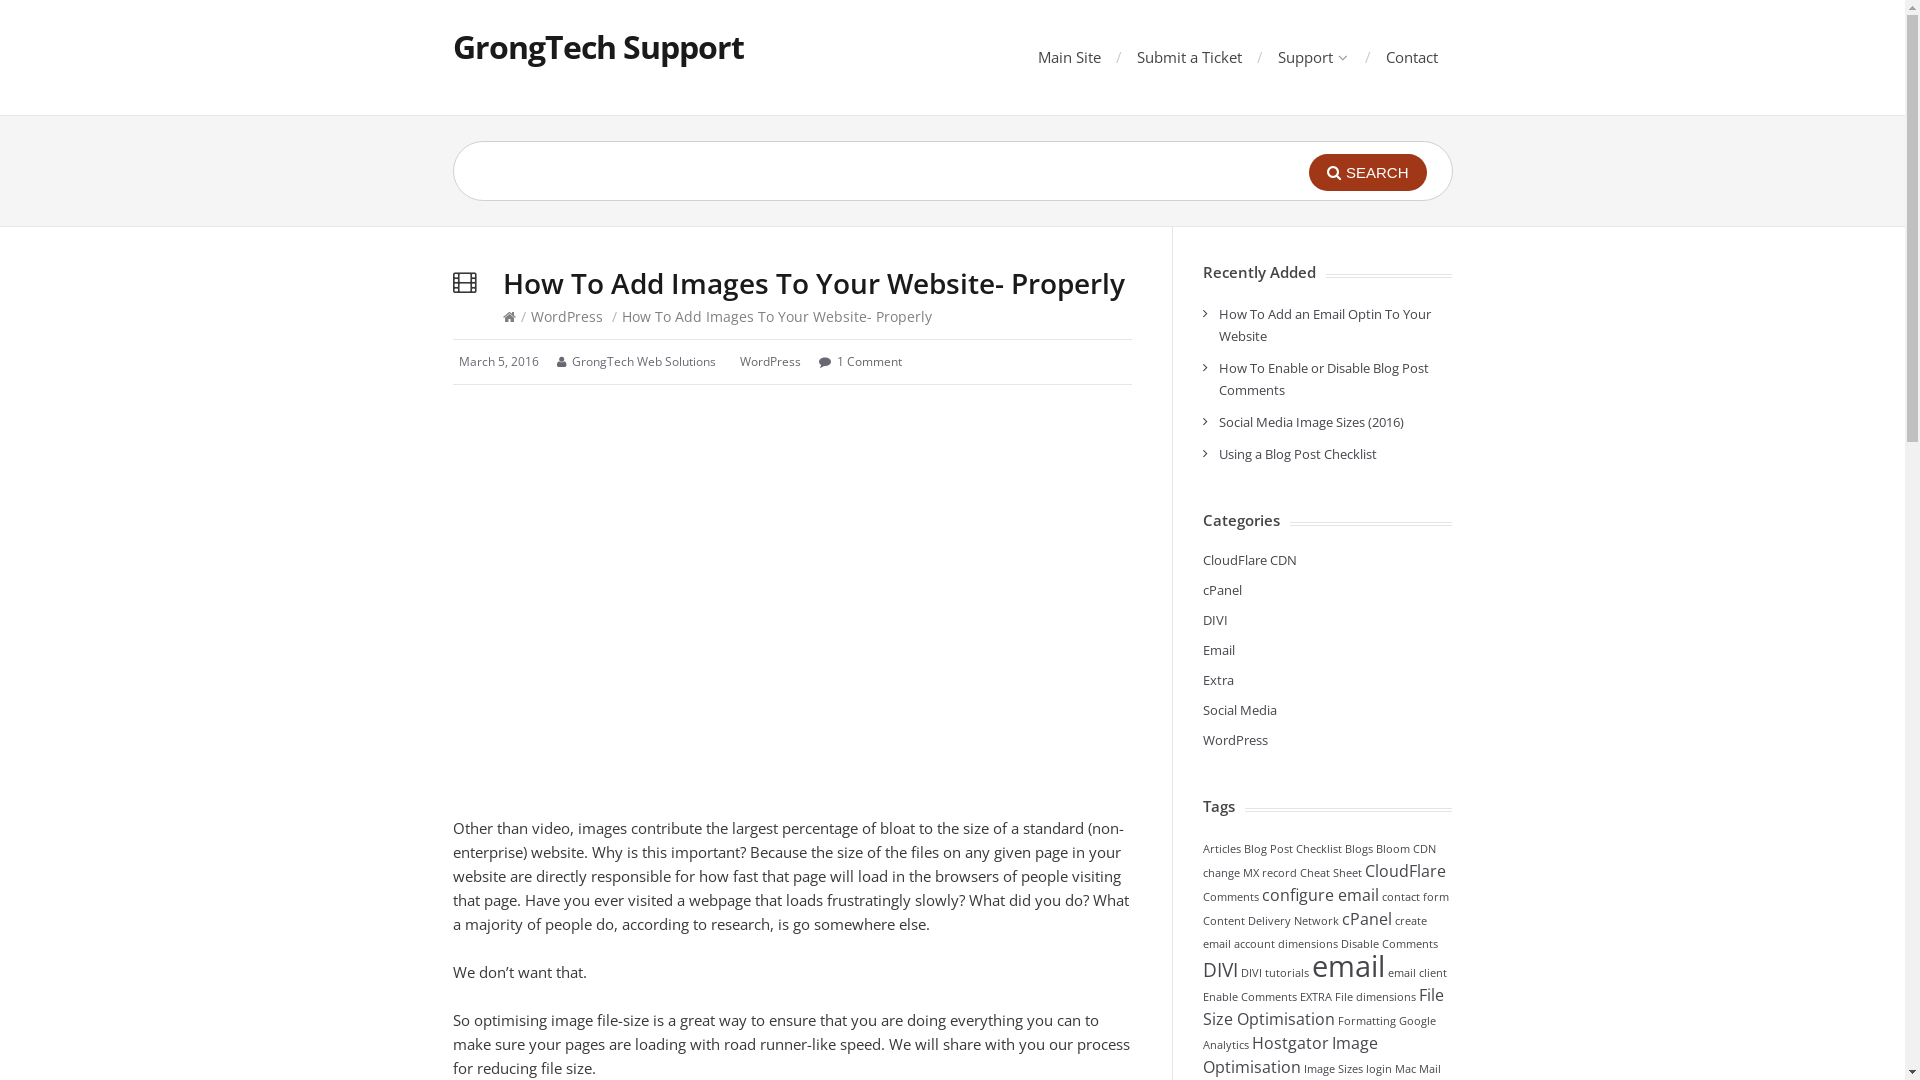 The image size is (1920, 1080). Describe the element at coordinates (1237, 708) in the screenshot. I see `'Social Media'` at that location.